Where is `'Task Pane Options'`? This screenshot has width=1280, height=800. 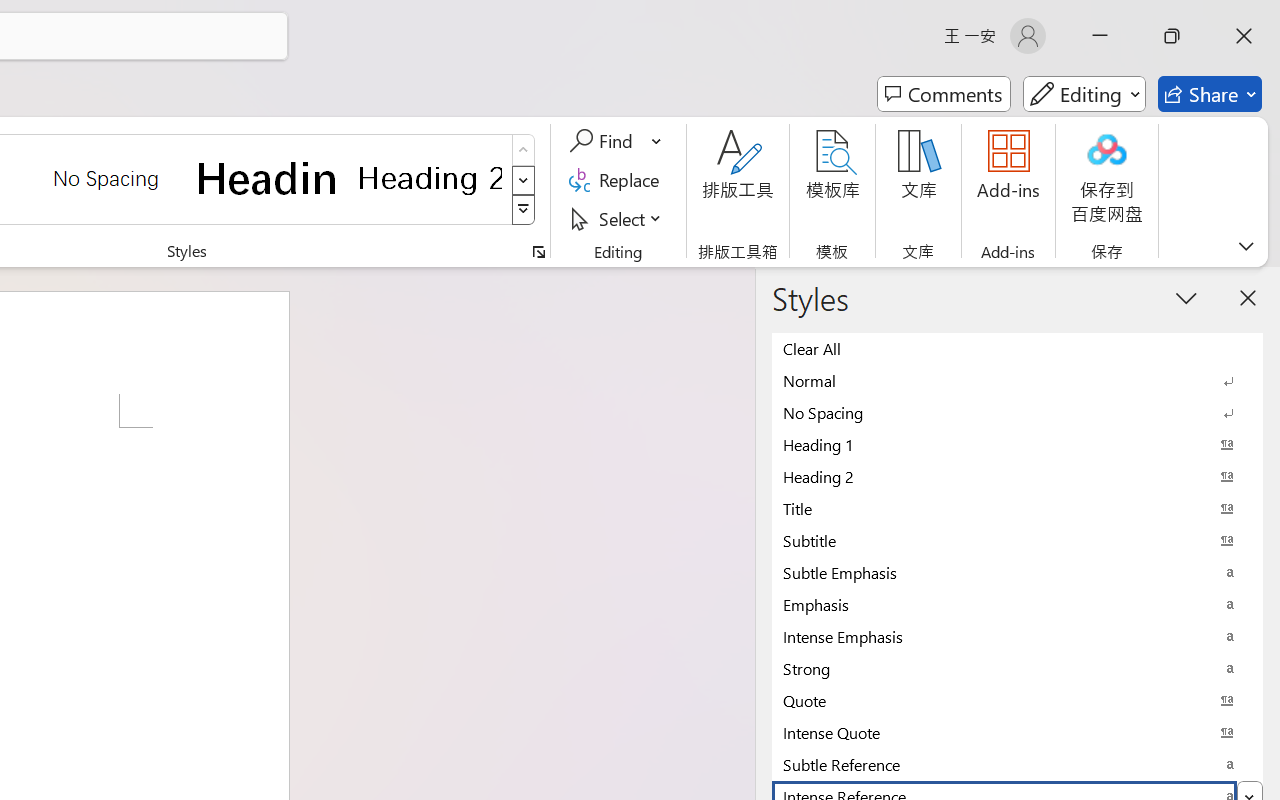 'Task Pane Options' is located at coordinates (1187, 297).